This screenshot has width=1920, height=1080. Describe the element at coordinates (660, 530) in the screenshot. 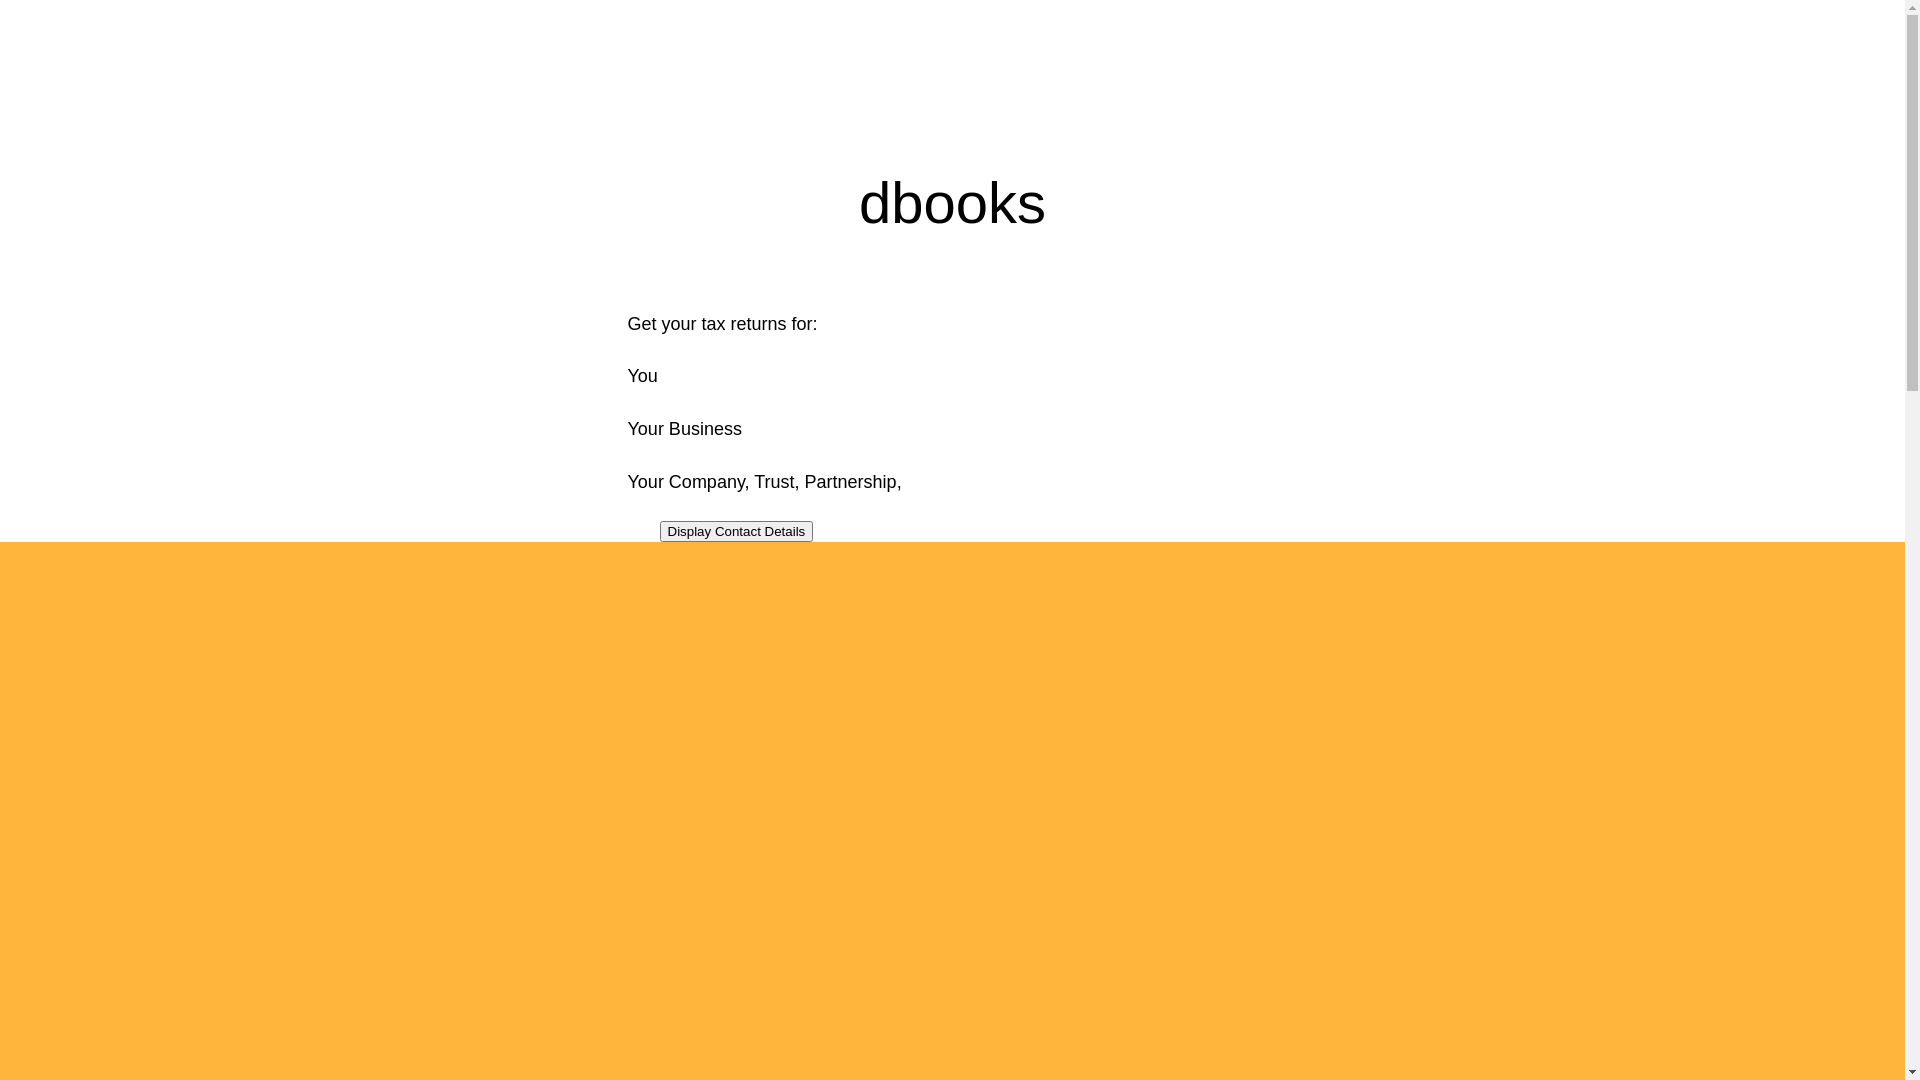

I see `'Display Contact Details'` at that location.